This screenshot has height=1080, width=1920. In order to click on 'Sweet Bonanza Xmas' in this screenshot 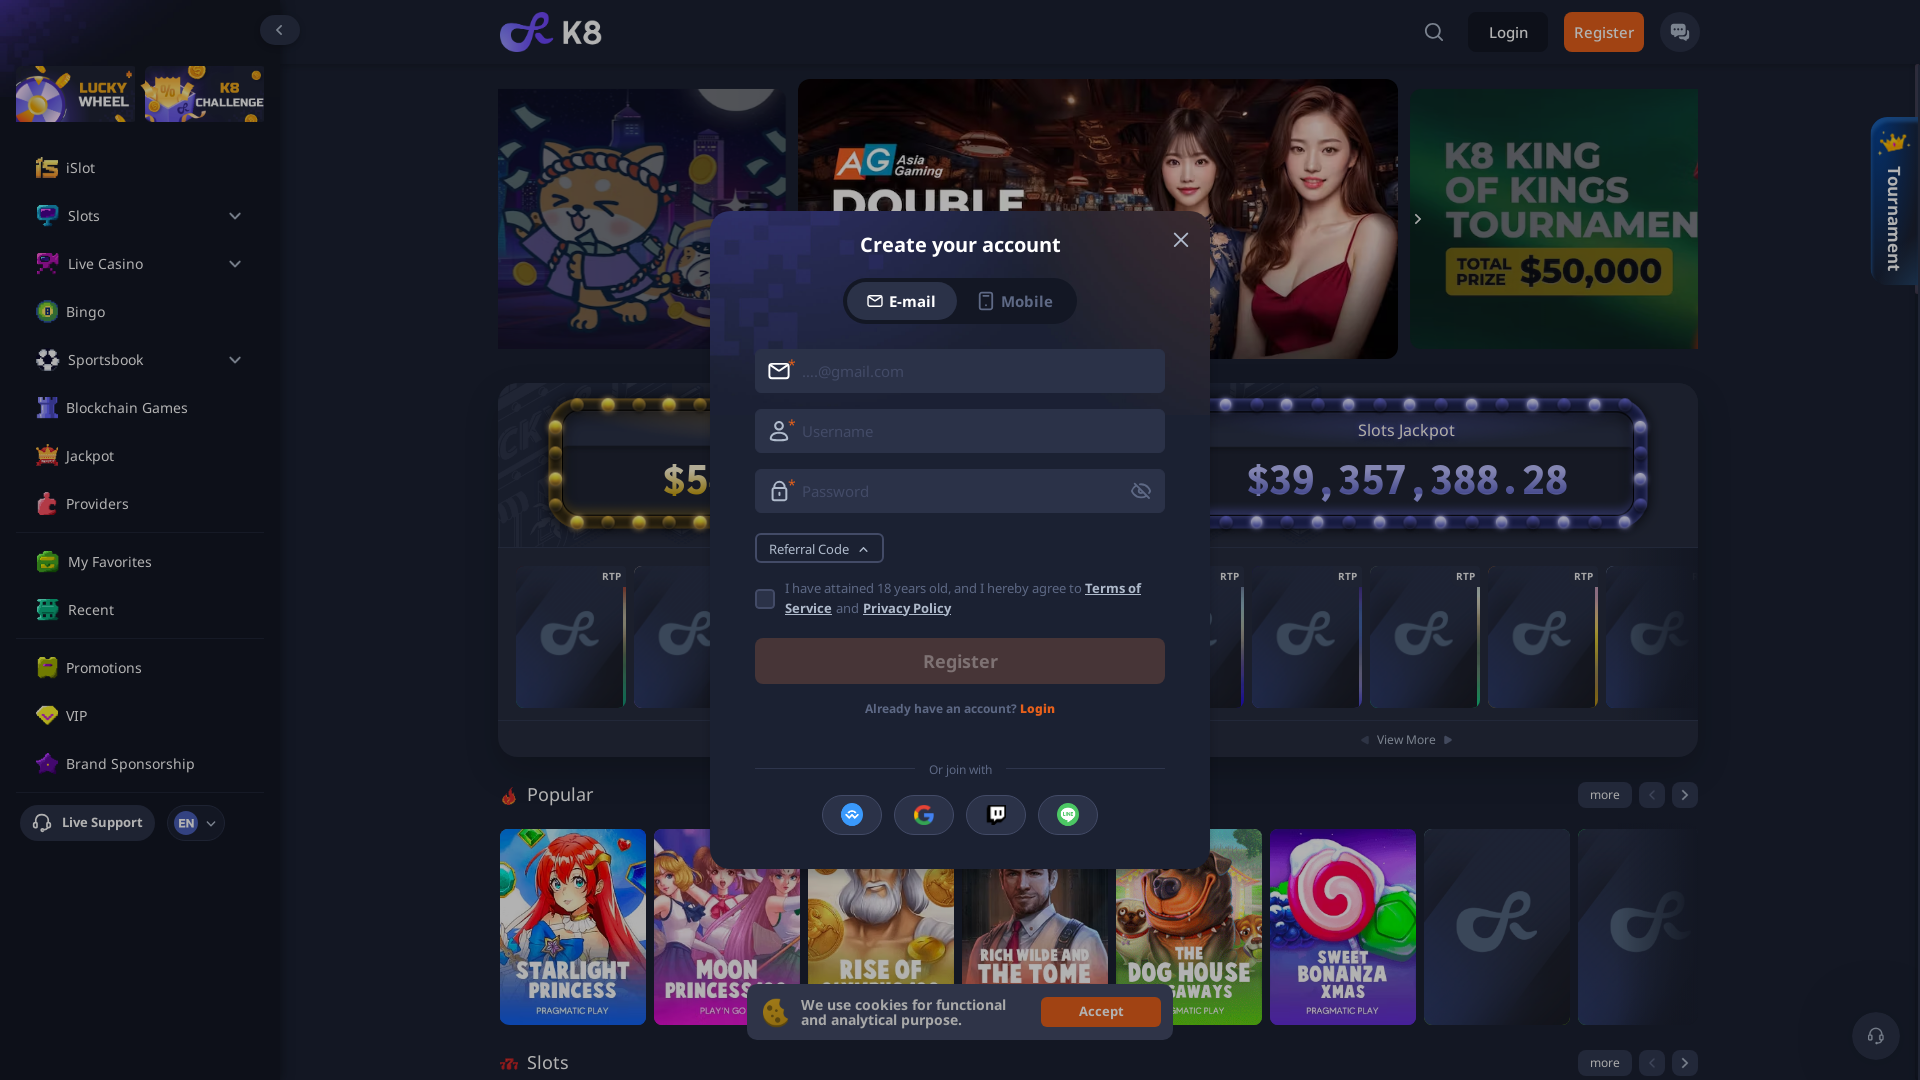, I will do `click(1343, 926)`.